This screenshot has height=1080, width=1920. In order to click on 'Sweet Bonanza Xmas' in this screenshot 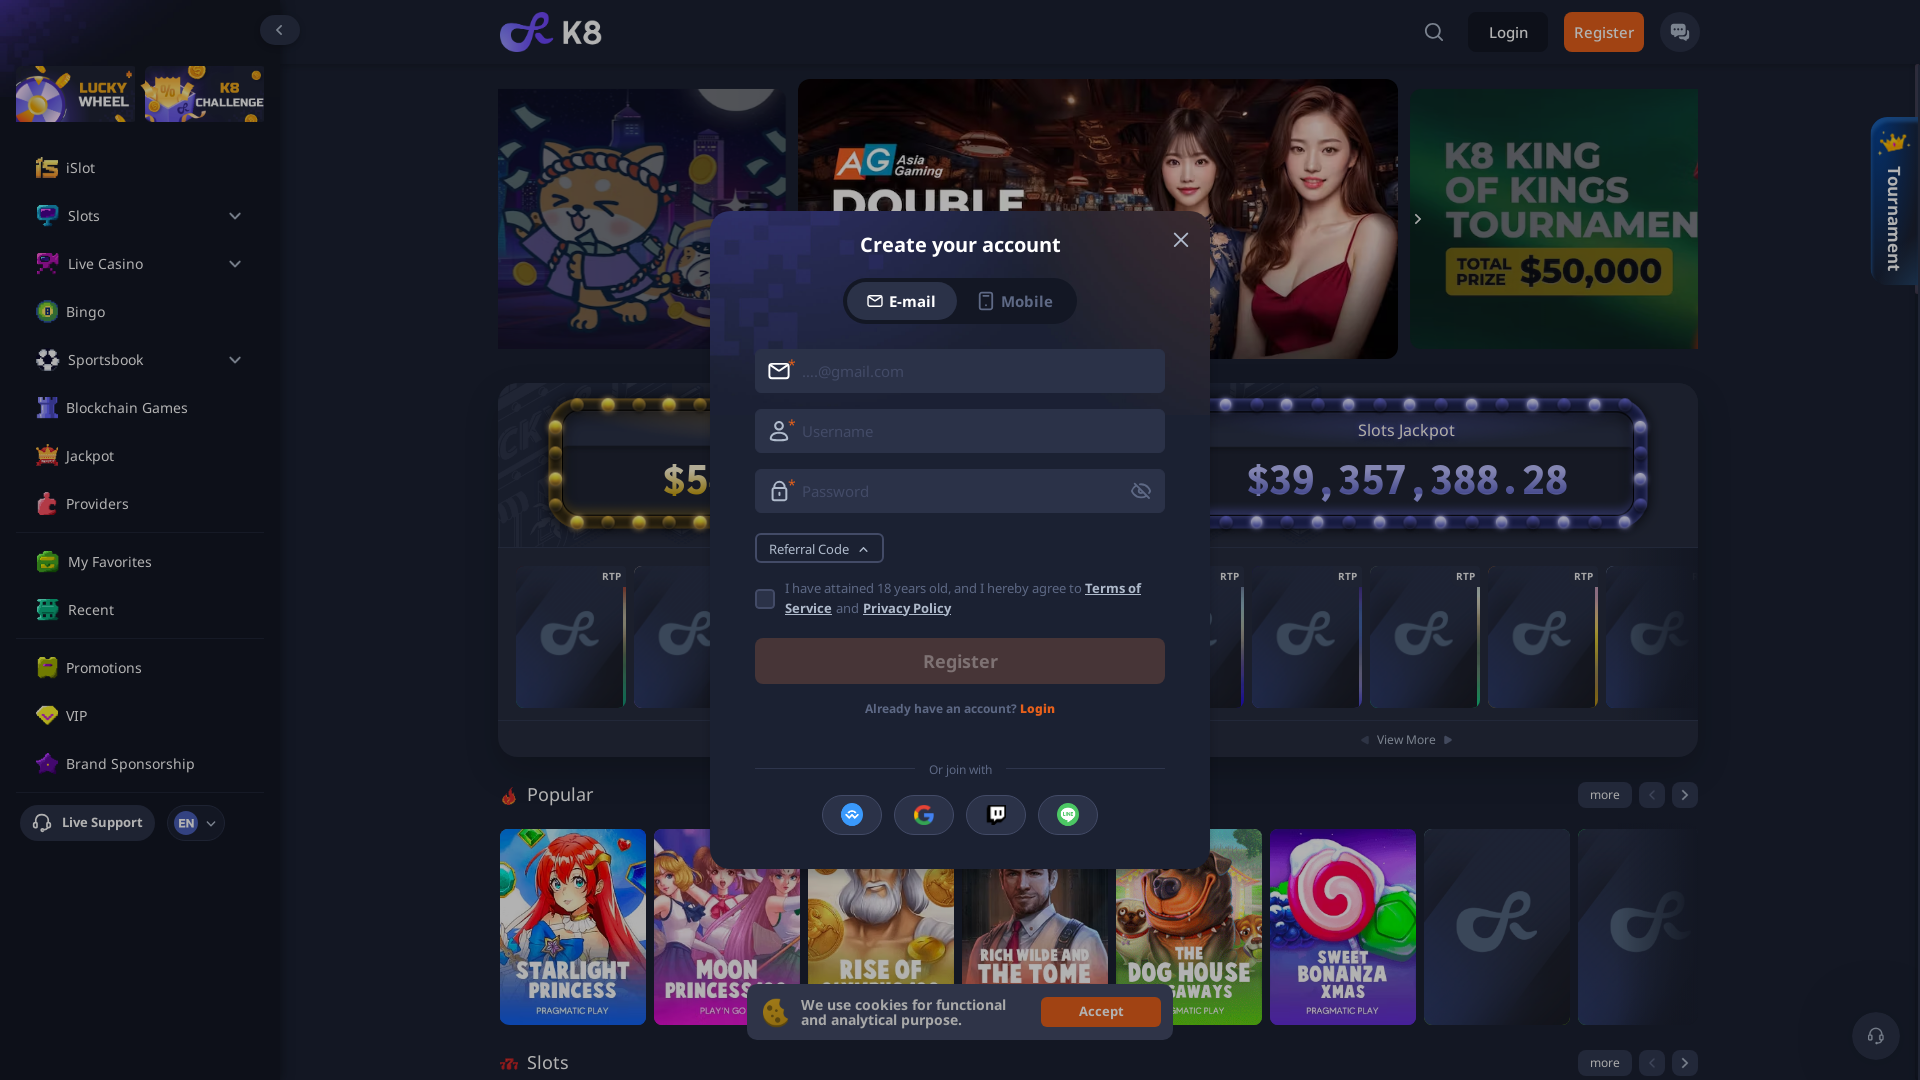, I will do `click(1343, 926)`.